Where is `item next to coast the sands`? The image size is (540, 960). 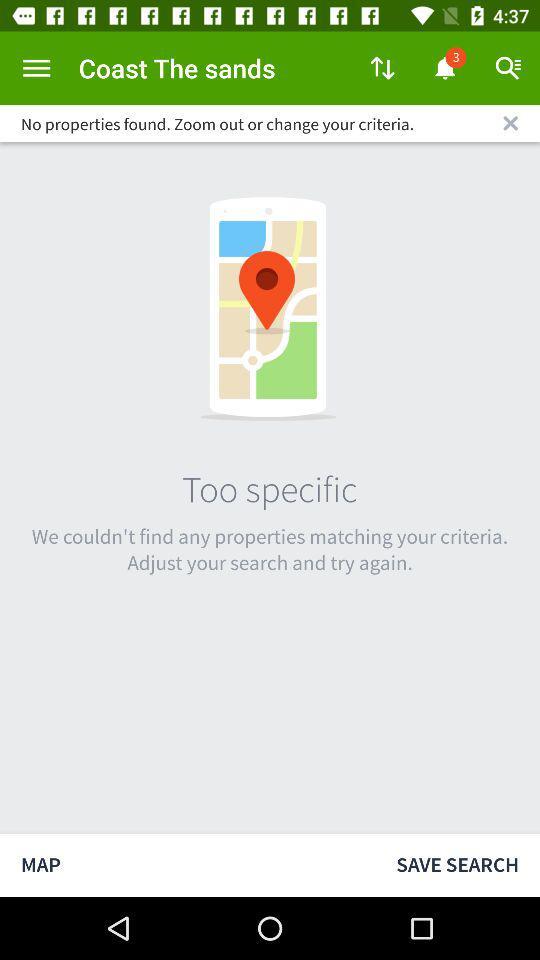
item next to coast the sands is located at coordinates (36, 68).